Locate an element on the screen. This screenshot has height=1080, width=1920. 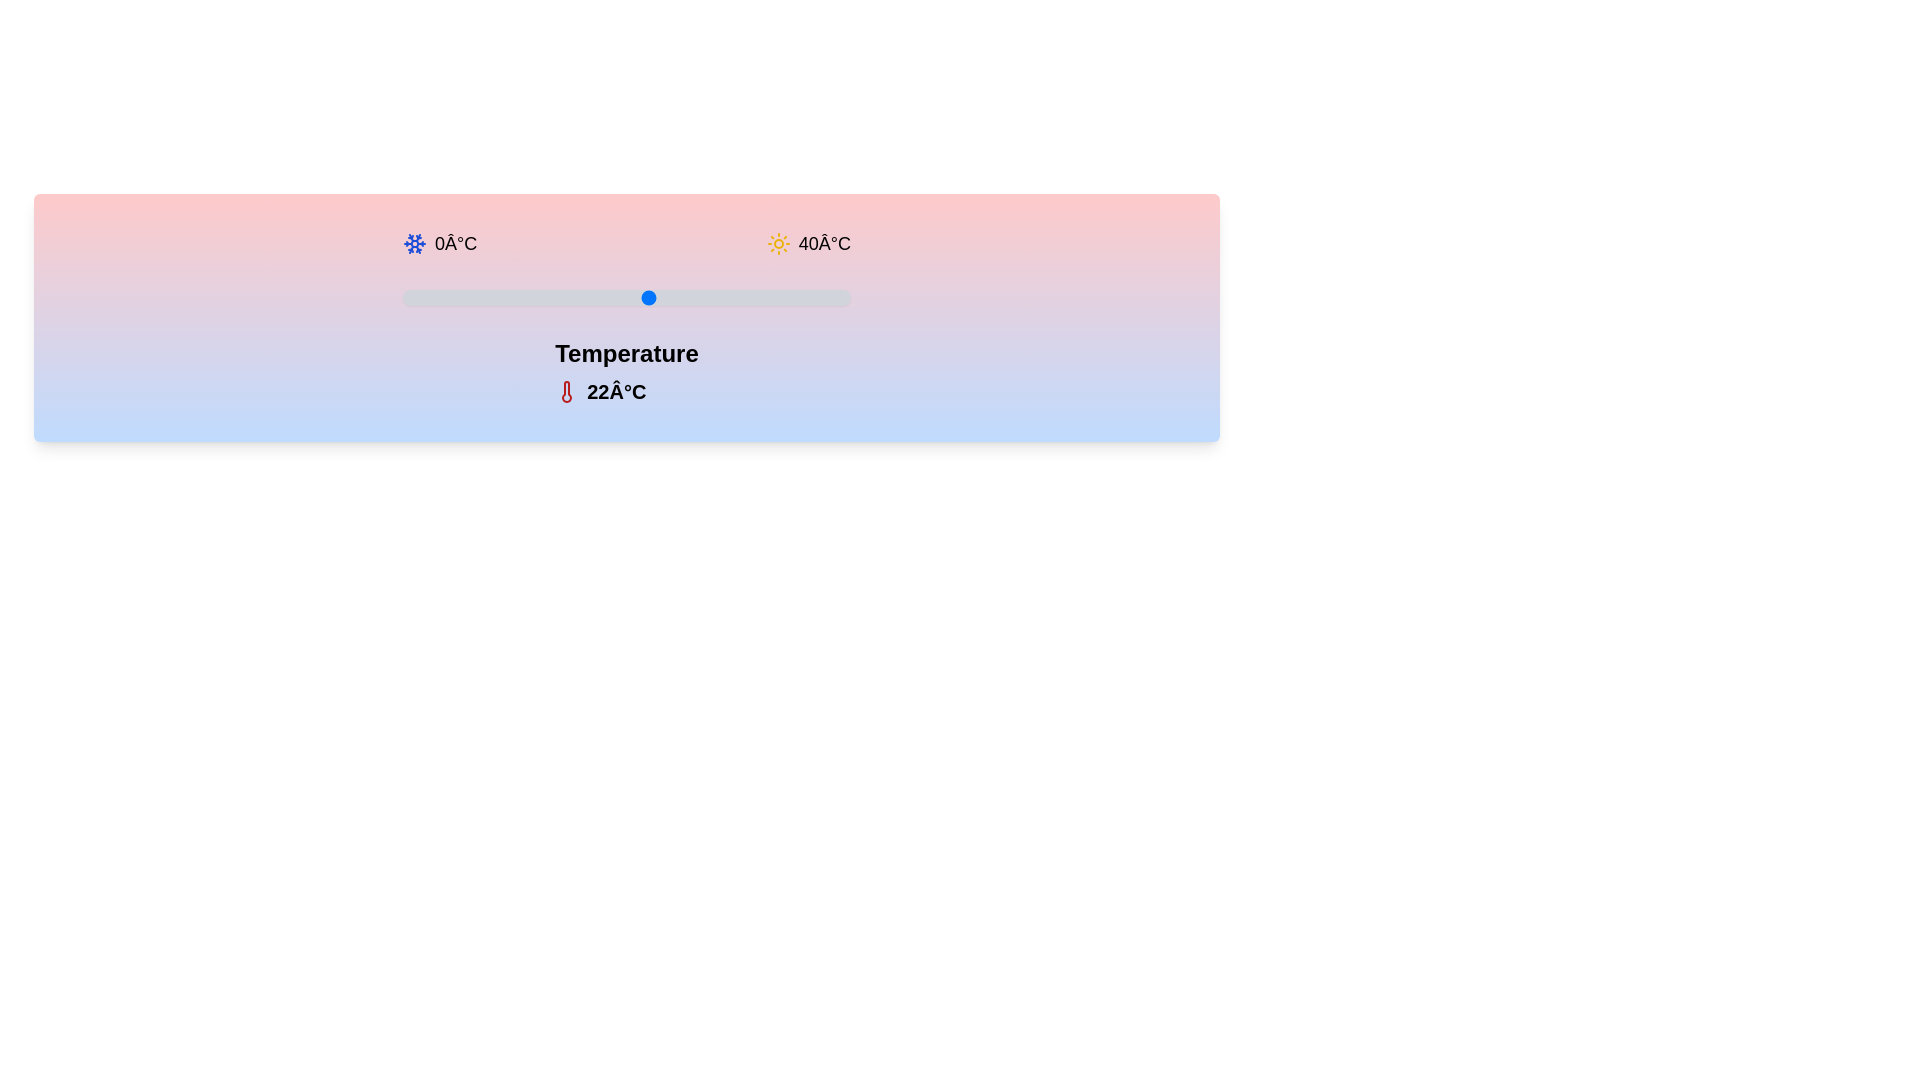
the slider to set the temperature to 2°C is located at coordinates (424, 297).